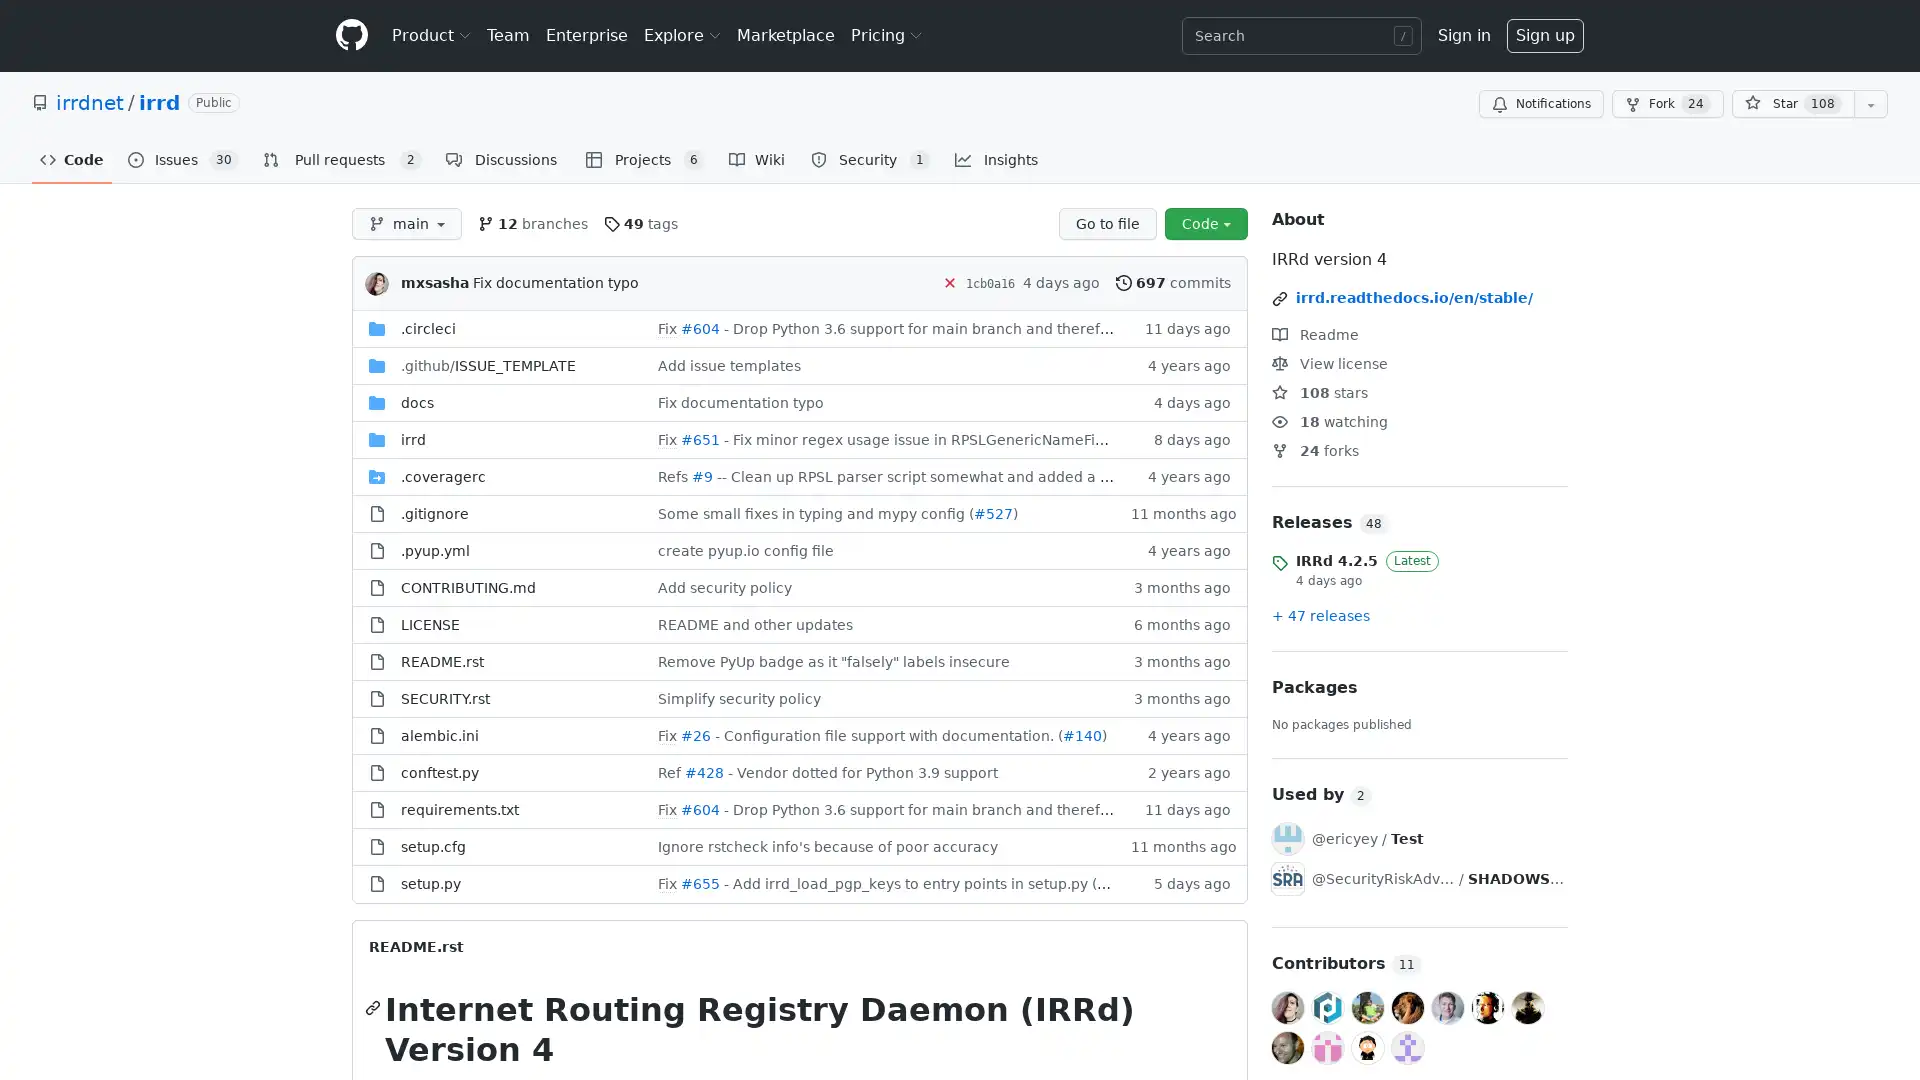 This screenshot has width=1920, height=1080. I want to click on You must be signed in to add this repository to a list, so click(1870, 104).